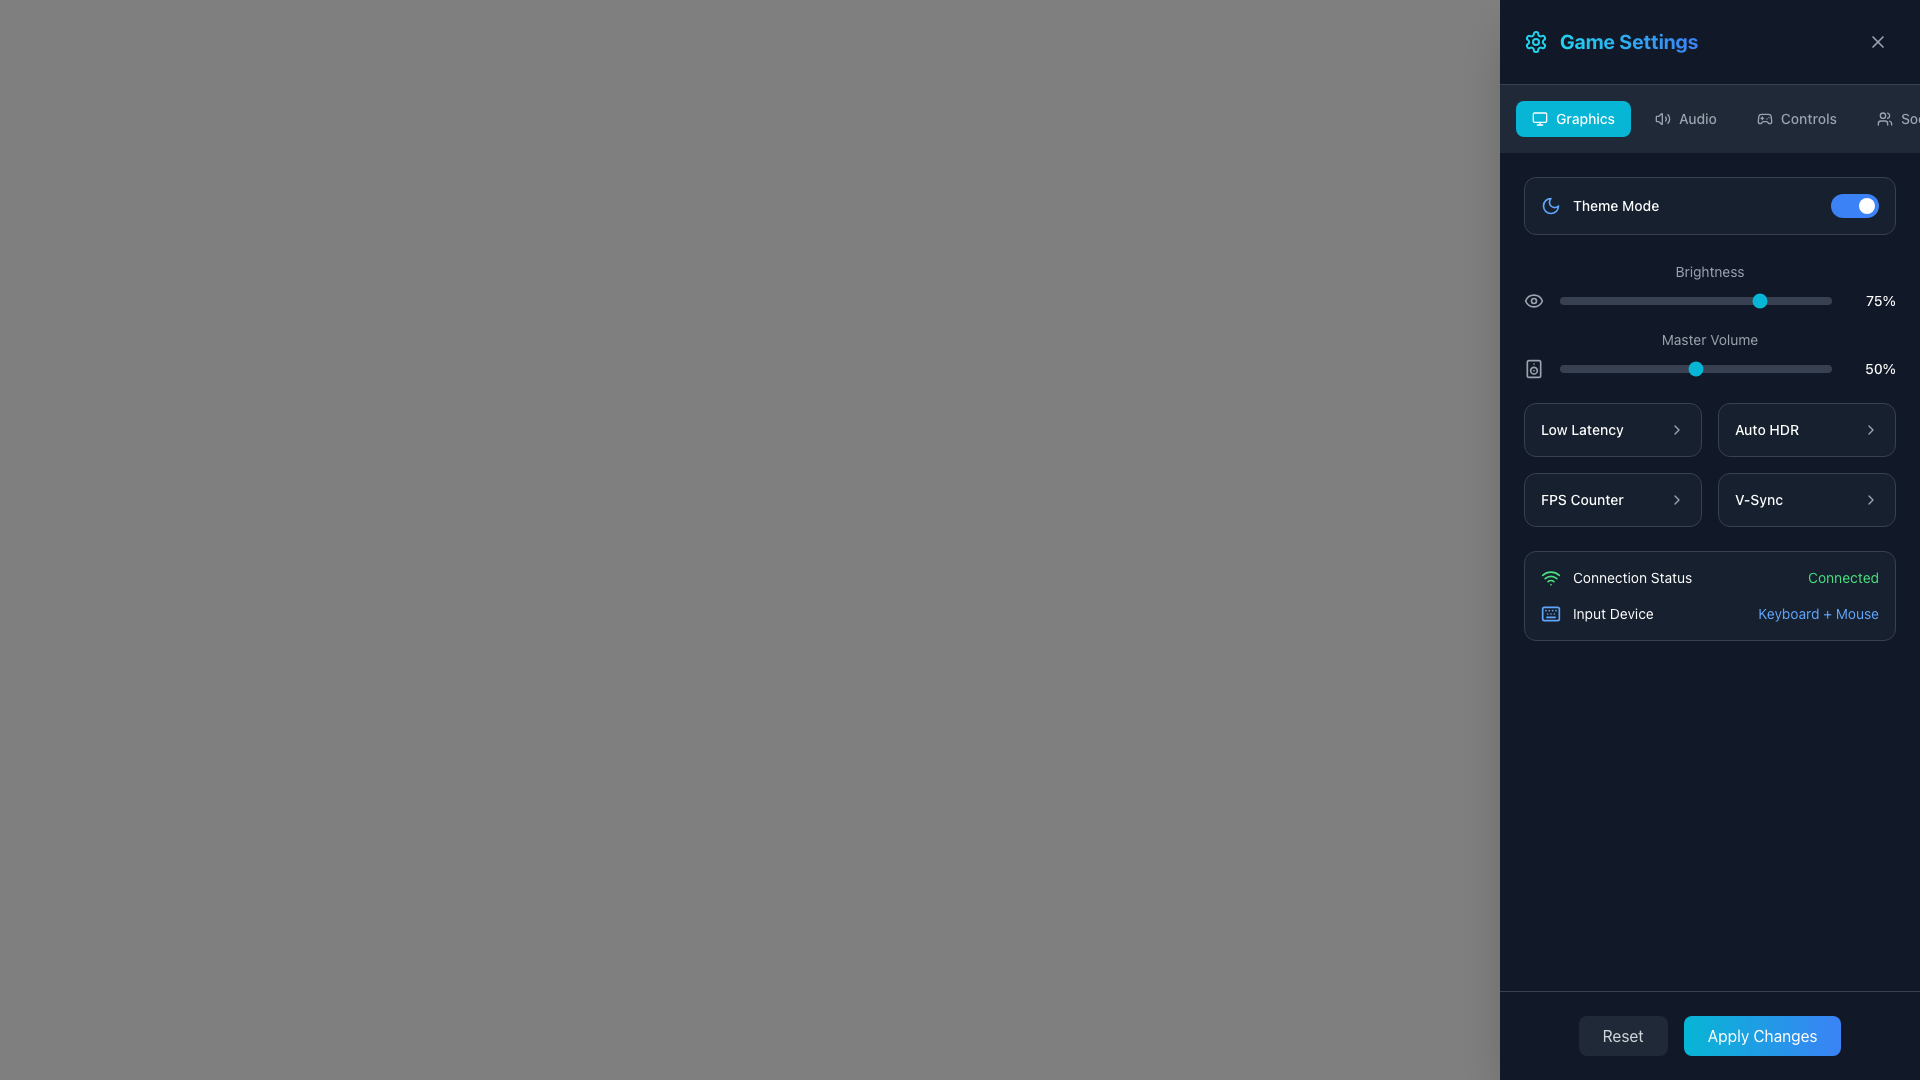 The image size is (1920, 1080). Describe the element at coordinates (1539, 119) in the screenshot. I see `the computer monitor icon located to the left of the 'Graphics' button in the top navigation area of the game settings interface` at that location.